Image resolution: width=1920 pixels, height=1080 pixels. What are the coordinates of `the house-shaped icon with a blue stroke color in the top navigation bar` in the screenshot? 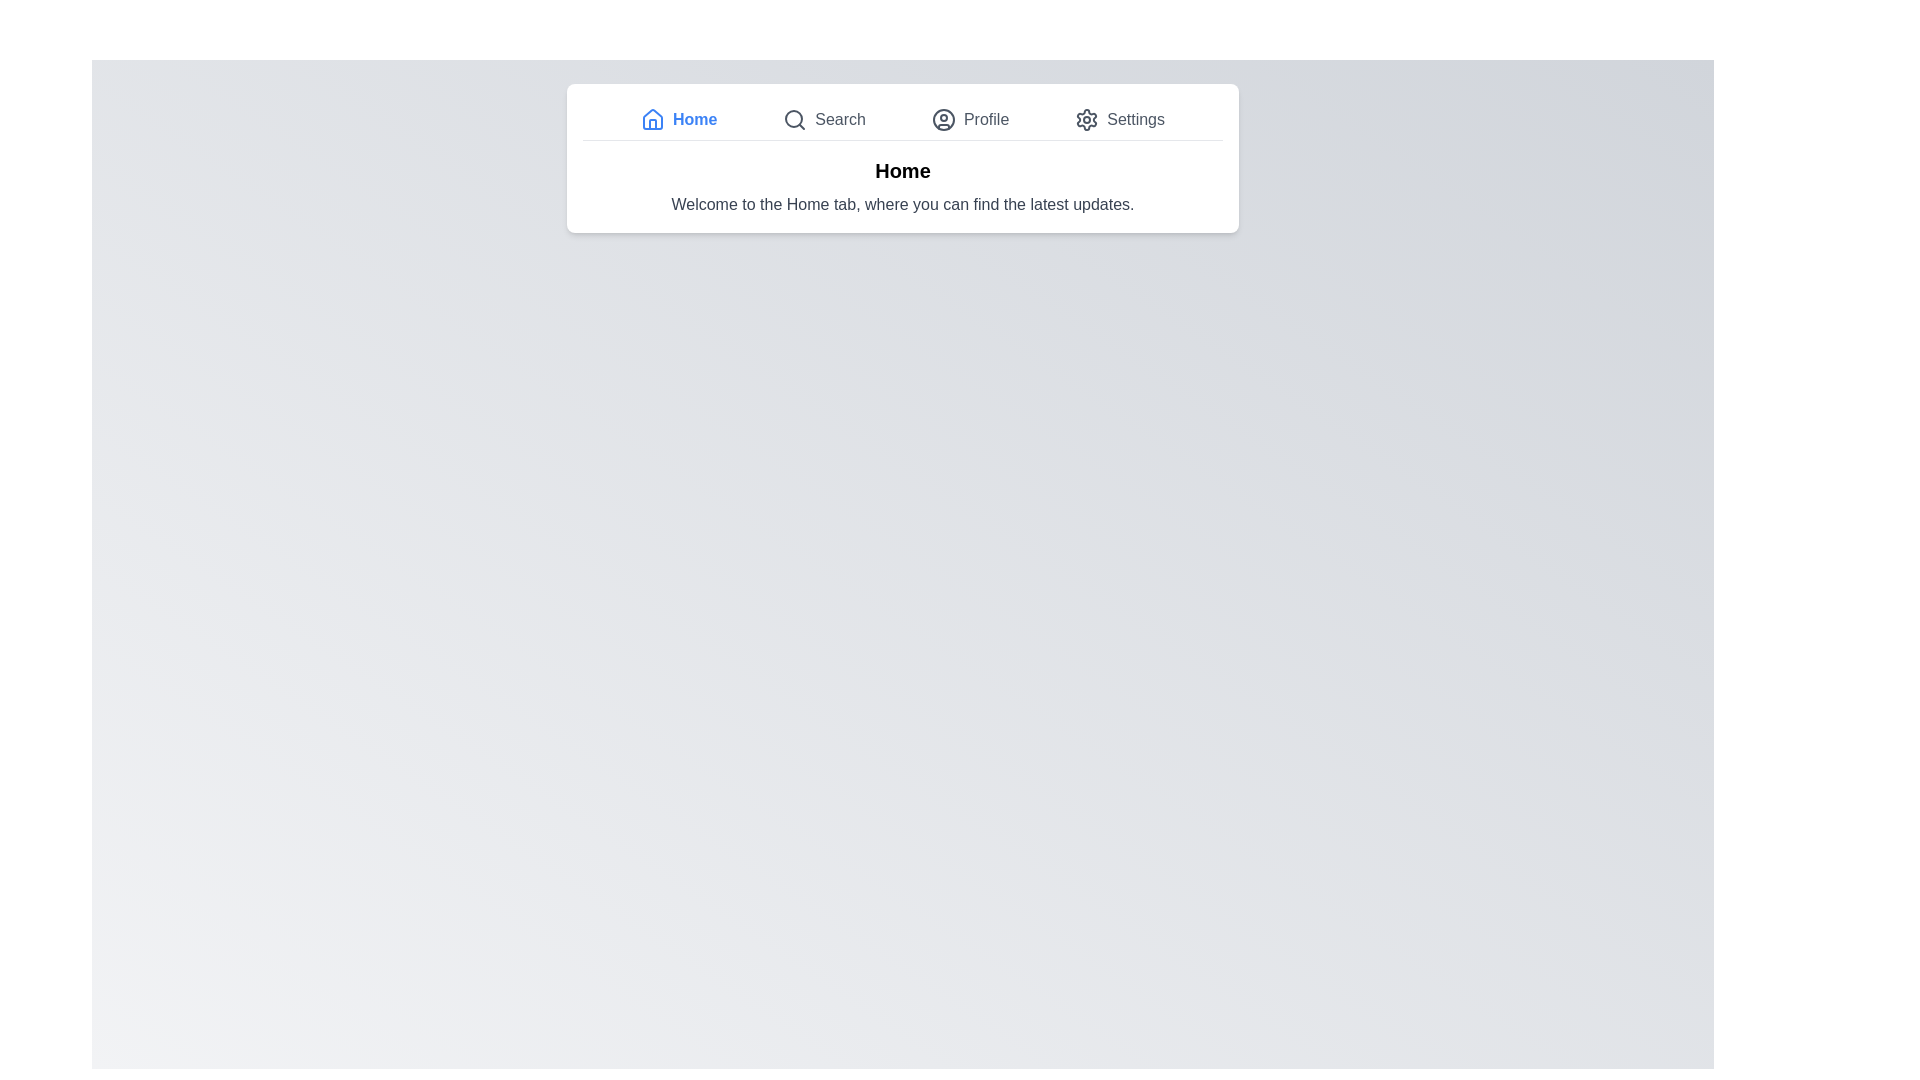 It's located at (652, 119).